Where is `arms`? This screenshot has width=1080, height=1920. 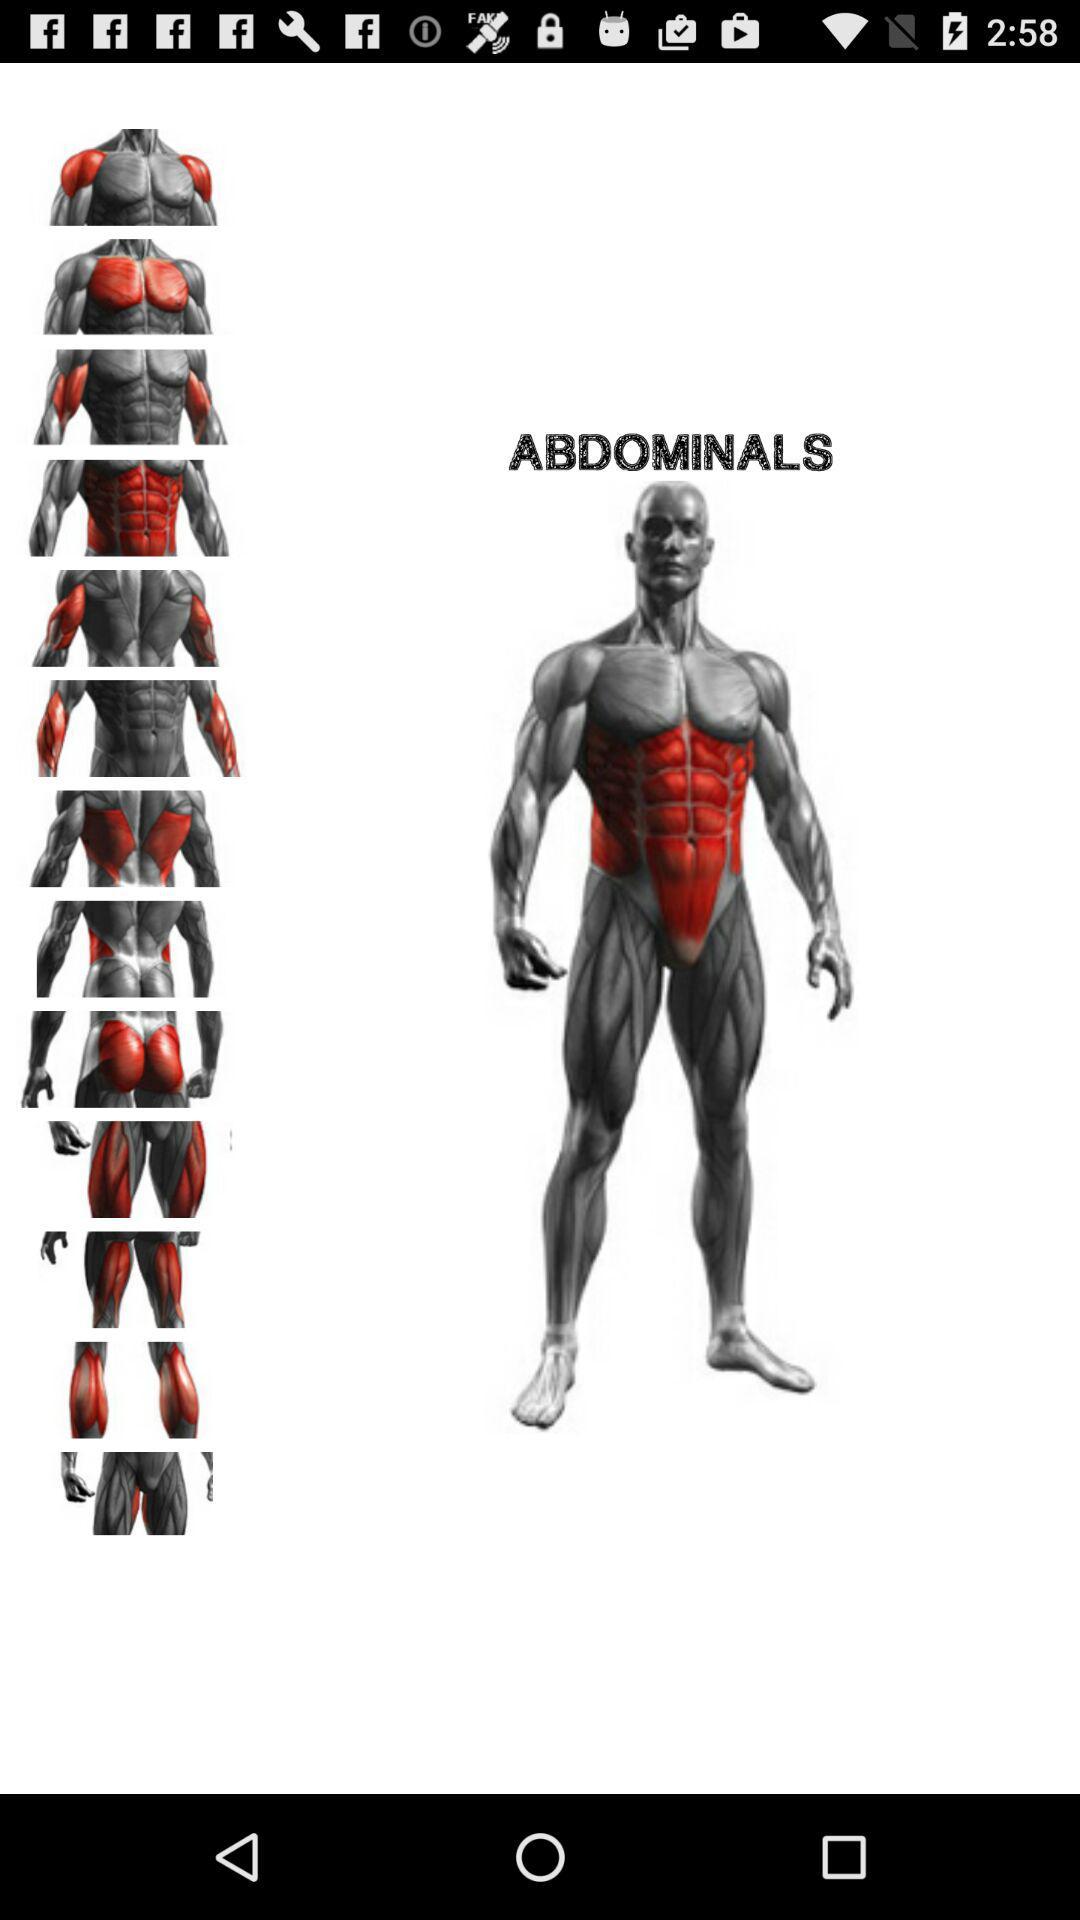 arms is located at coordinates (131, 170).